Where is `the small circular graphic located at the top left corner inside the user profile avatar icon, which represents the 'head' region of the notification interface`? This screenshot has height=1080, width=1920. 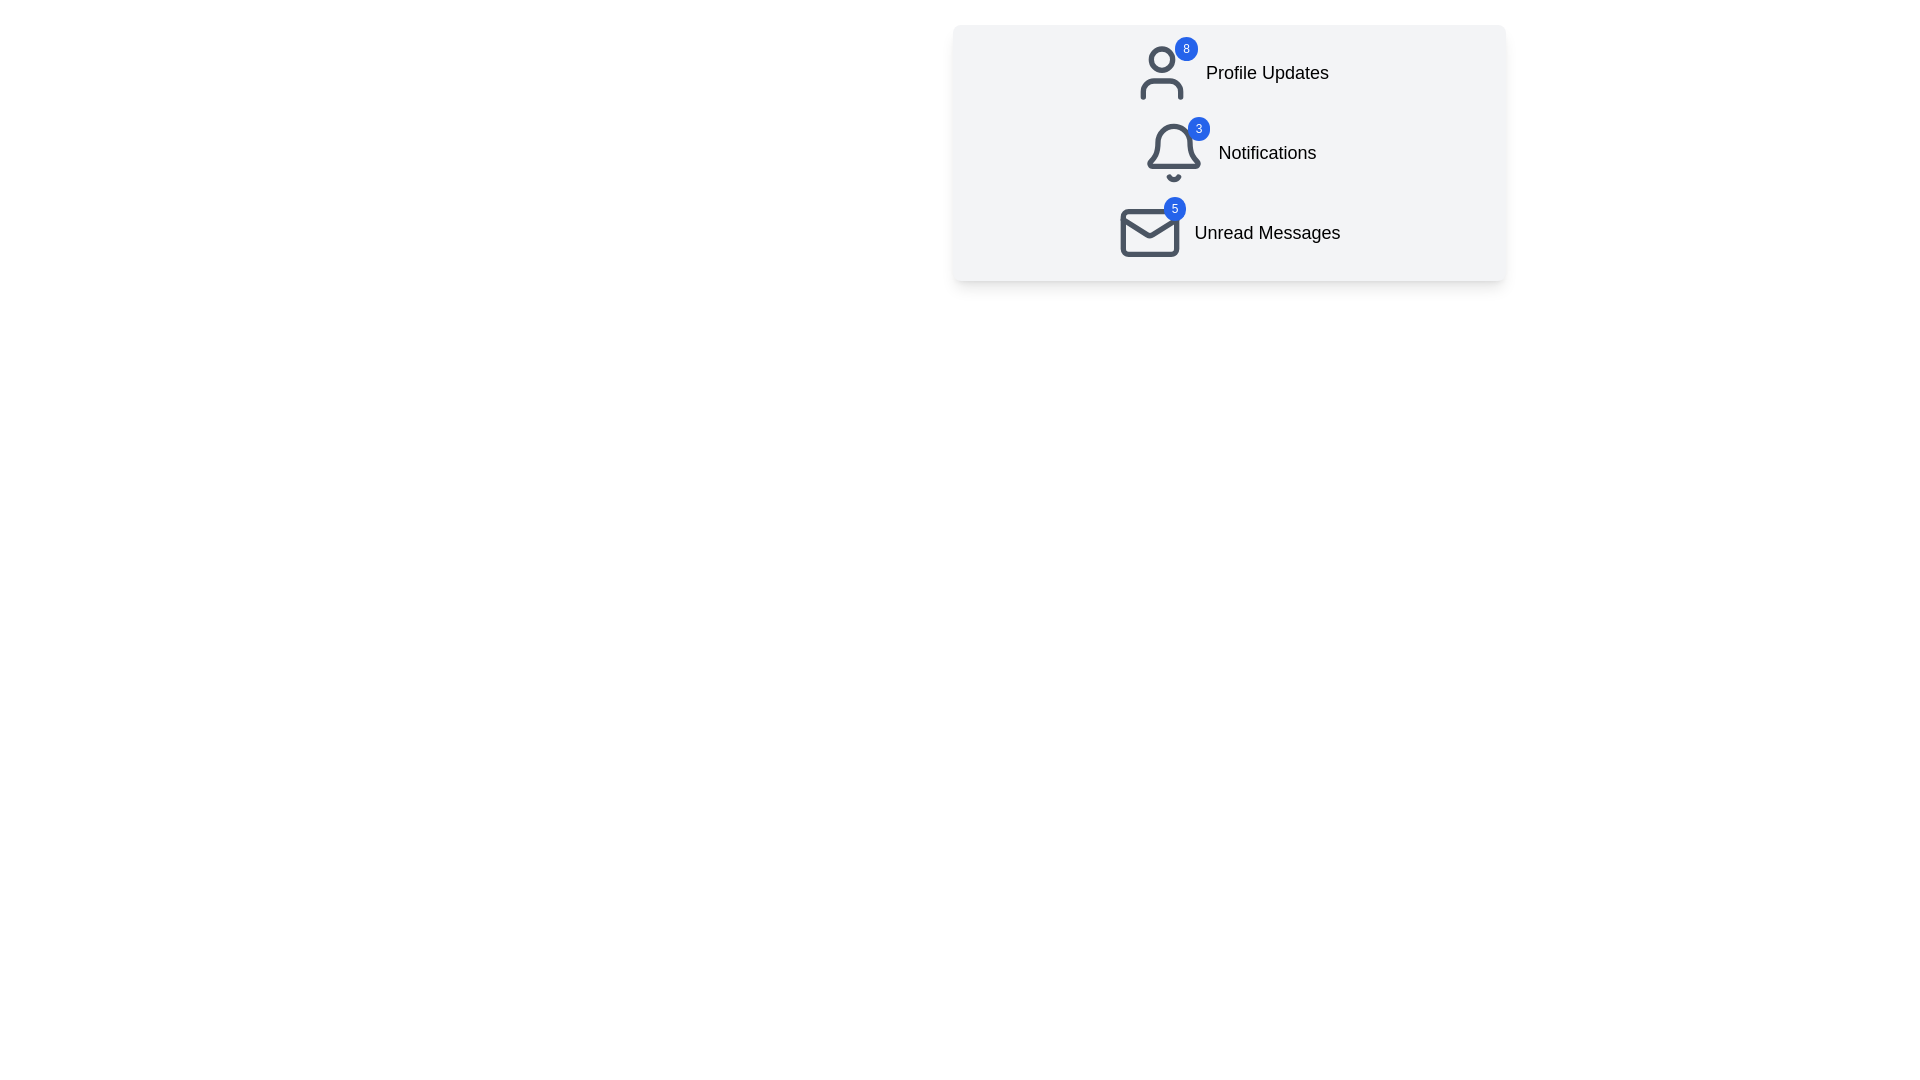 the small circular graphic located at the top left corner inside the user profile avatar icon, which represents the 'head' region of the notification interface is located at coordinates (1161, 58).